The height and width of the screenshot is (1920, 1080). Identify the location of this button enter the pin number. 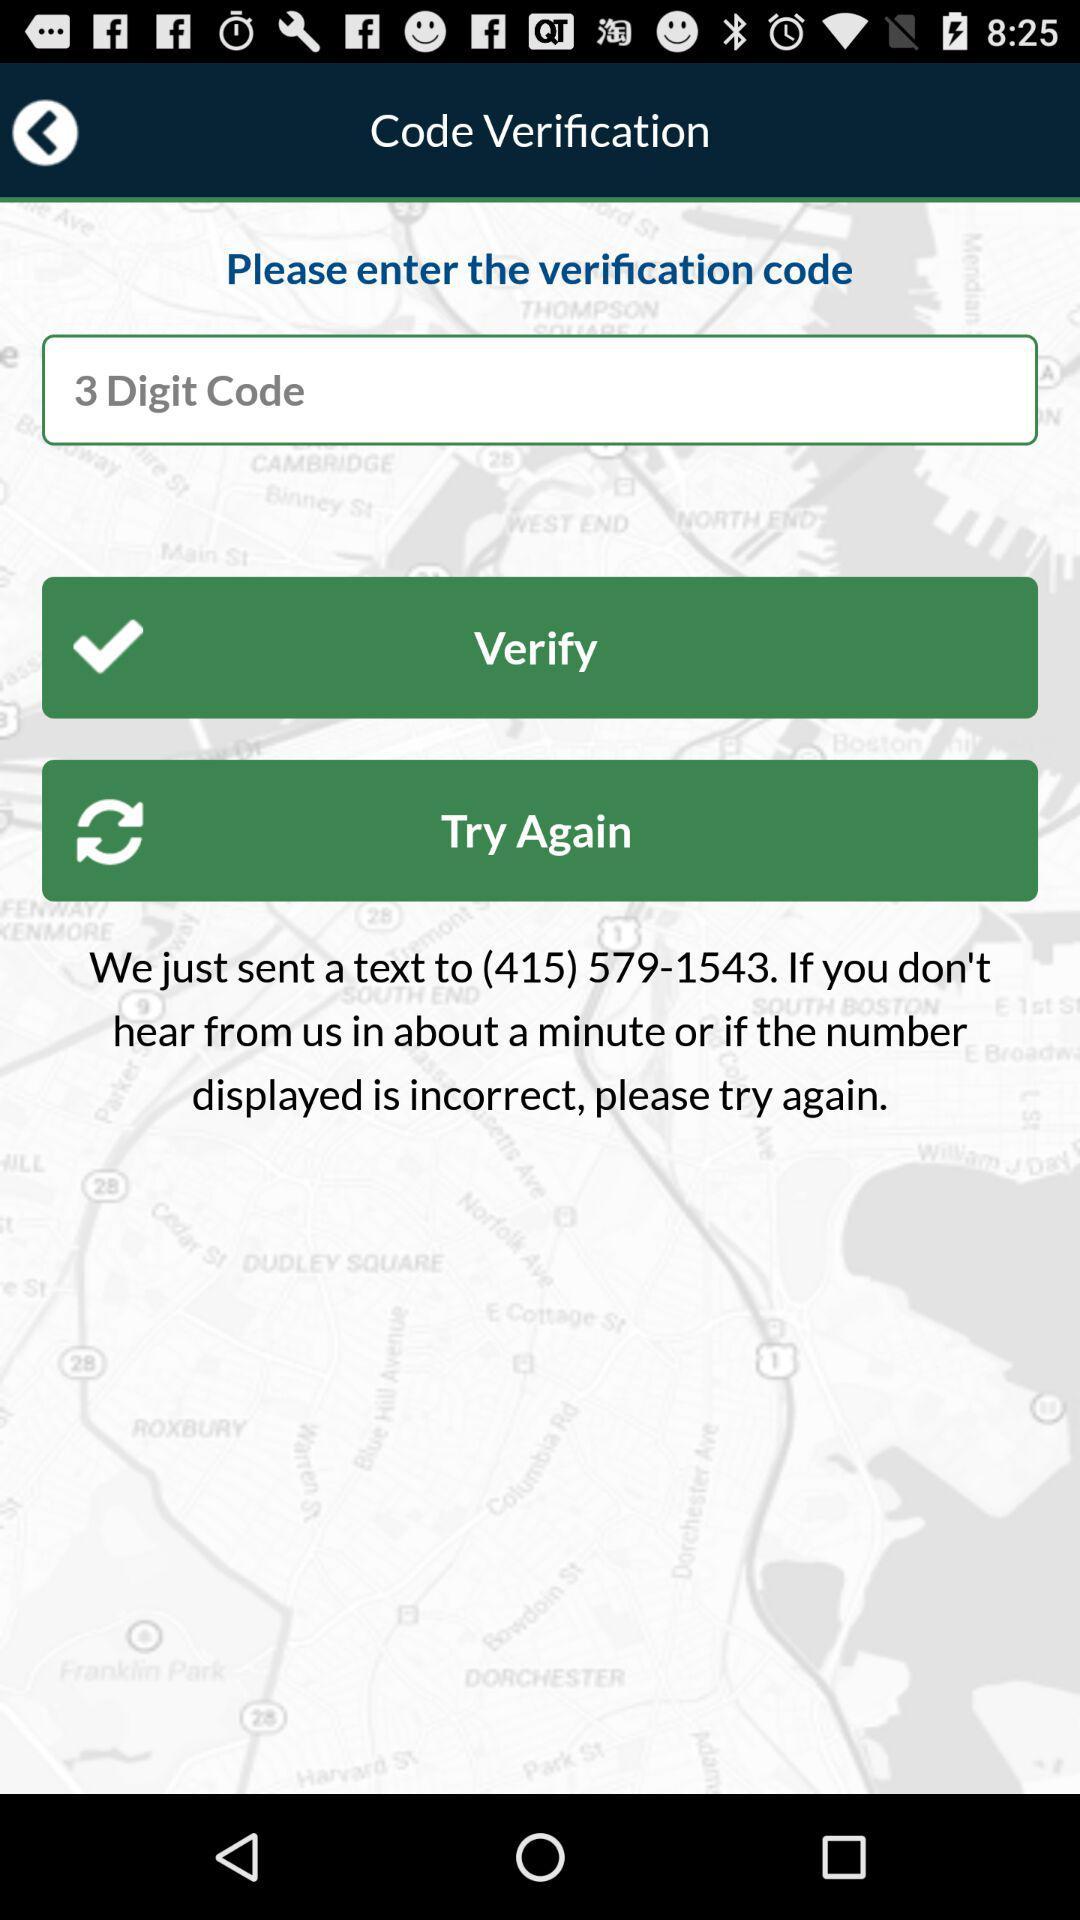
(540, 389).